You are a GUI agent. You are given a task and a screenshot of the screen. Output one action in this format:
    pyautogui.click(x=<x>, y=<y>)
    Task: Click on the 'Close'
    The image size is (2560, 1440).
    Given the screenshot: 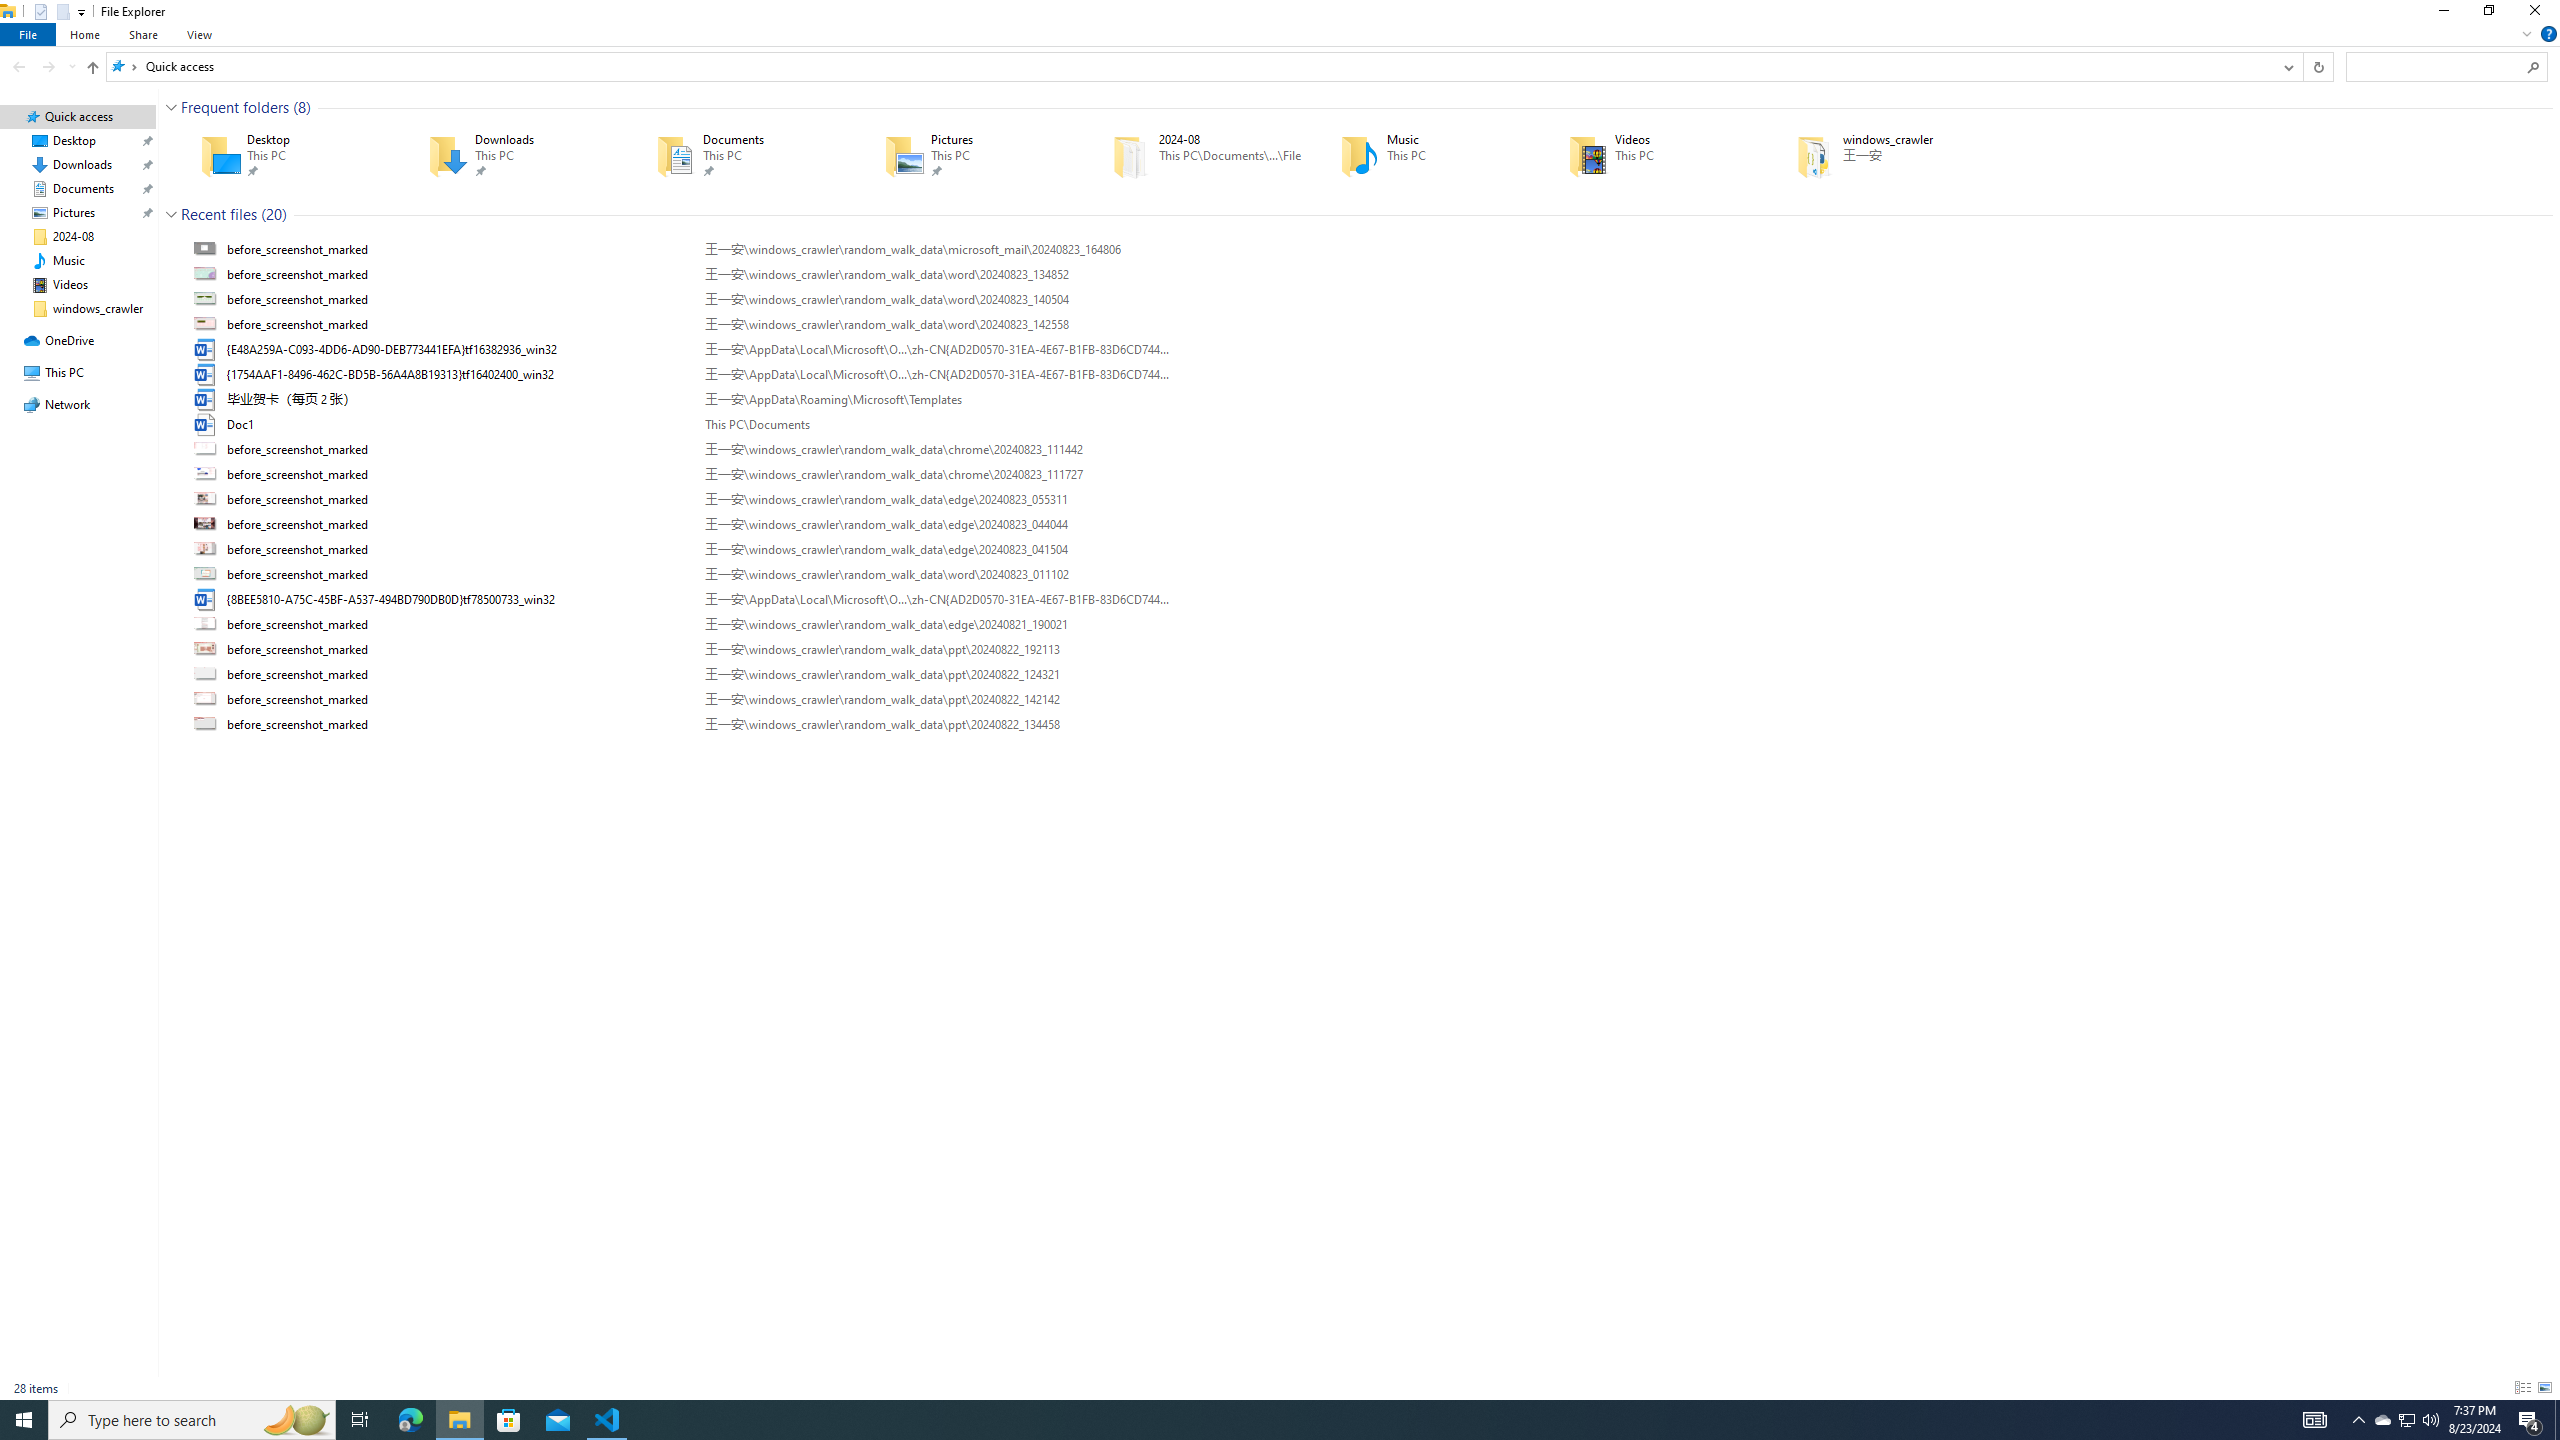 What is the action you would take?
    pyautogui.click(x=2539, y=15)
    